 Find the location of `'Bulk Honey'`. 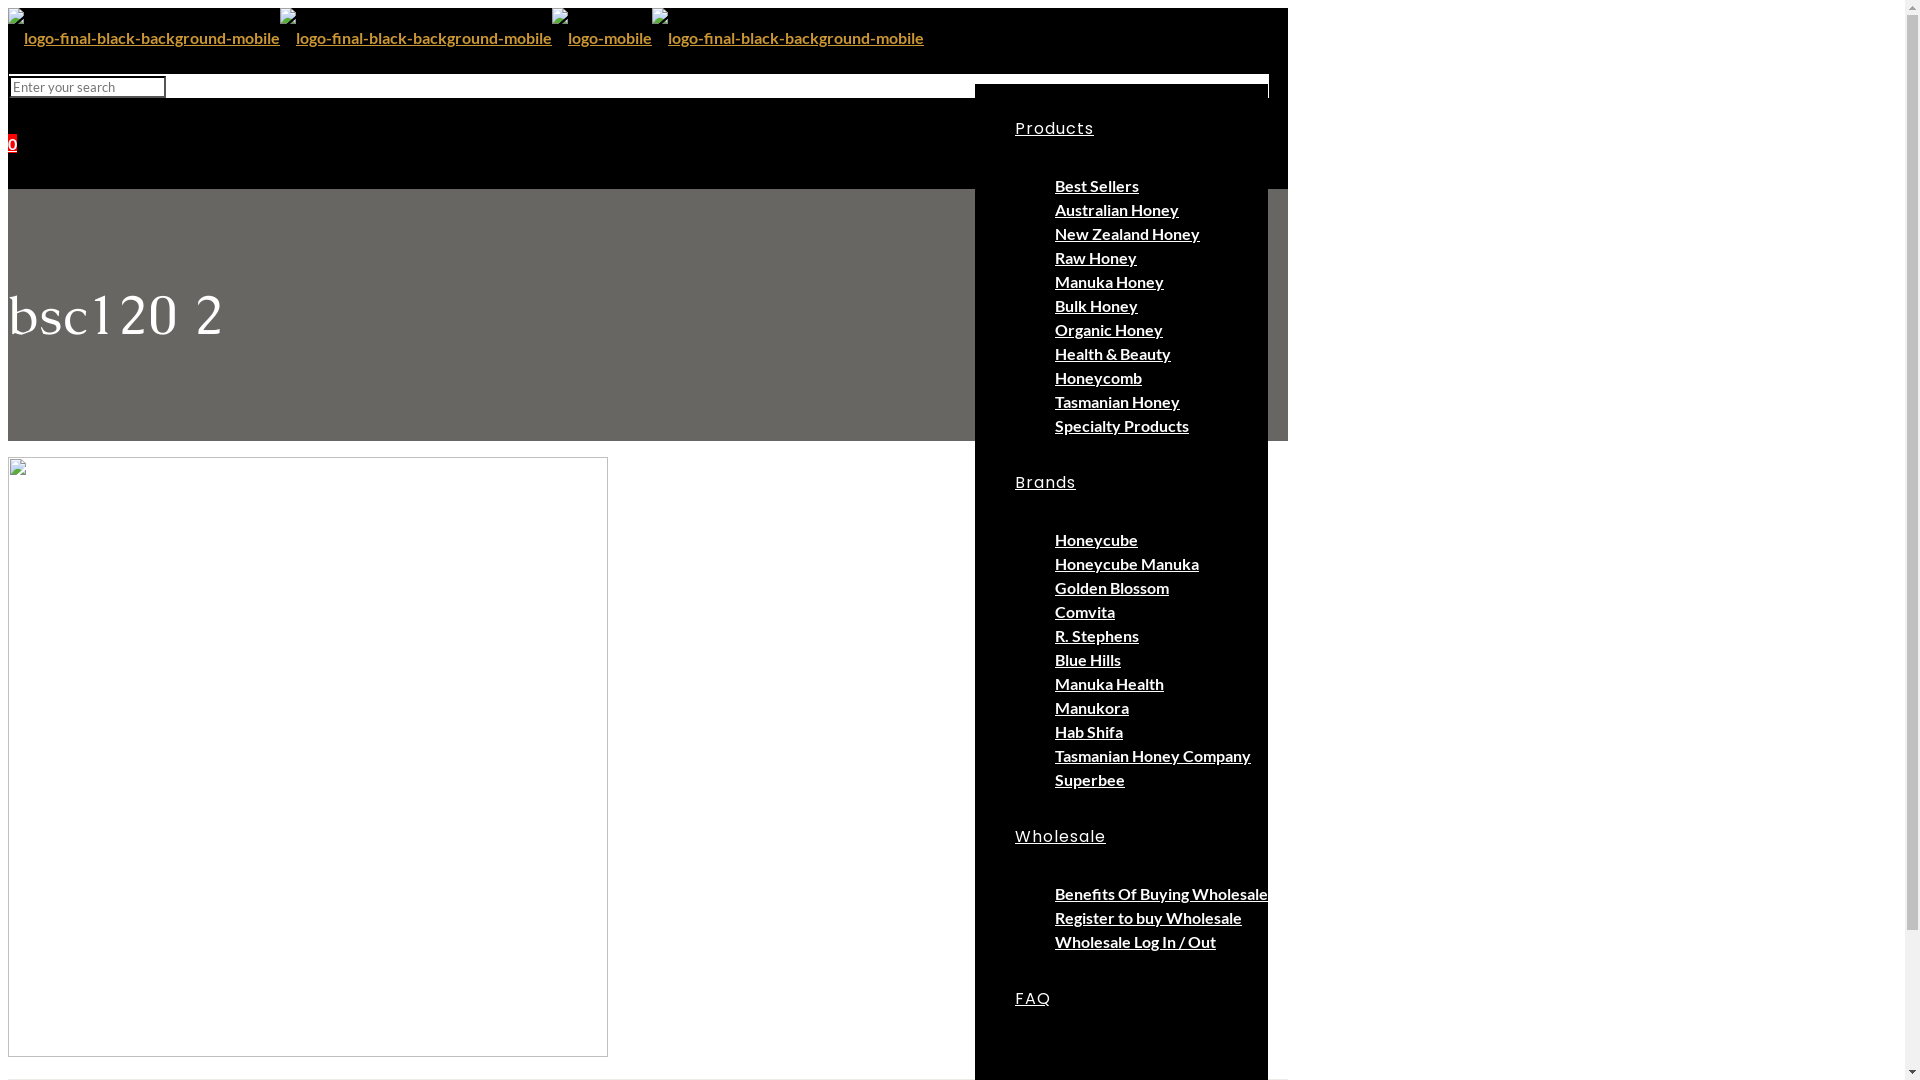

'Bulk Honey' is located at coordinates (1054, 305).